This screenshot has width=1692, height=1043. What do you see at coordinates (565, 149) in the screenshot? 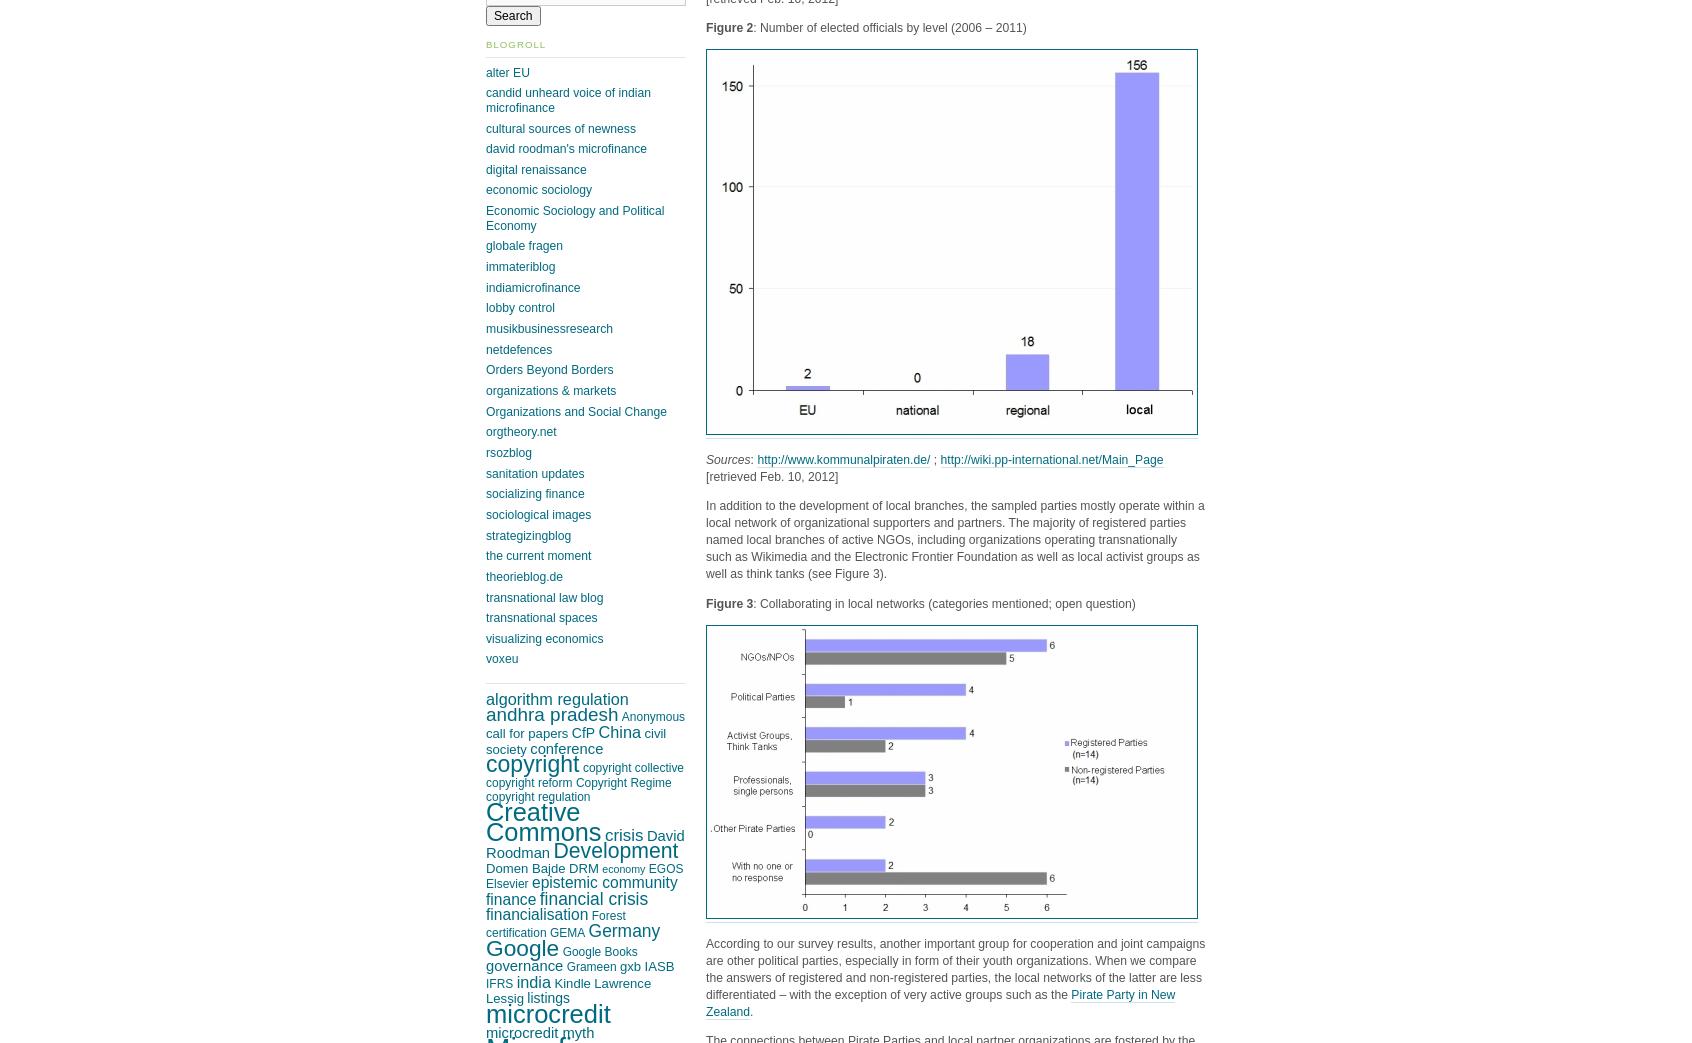
I see `'david roodman's microfinance'` at bounding box center [565, 149].